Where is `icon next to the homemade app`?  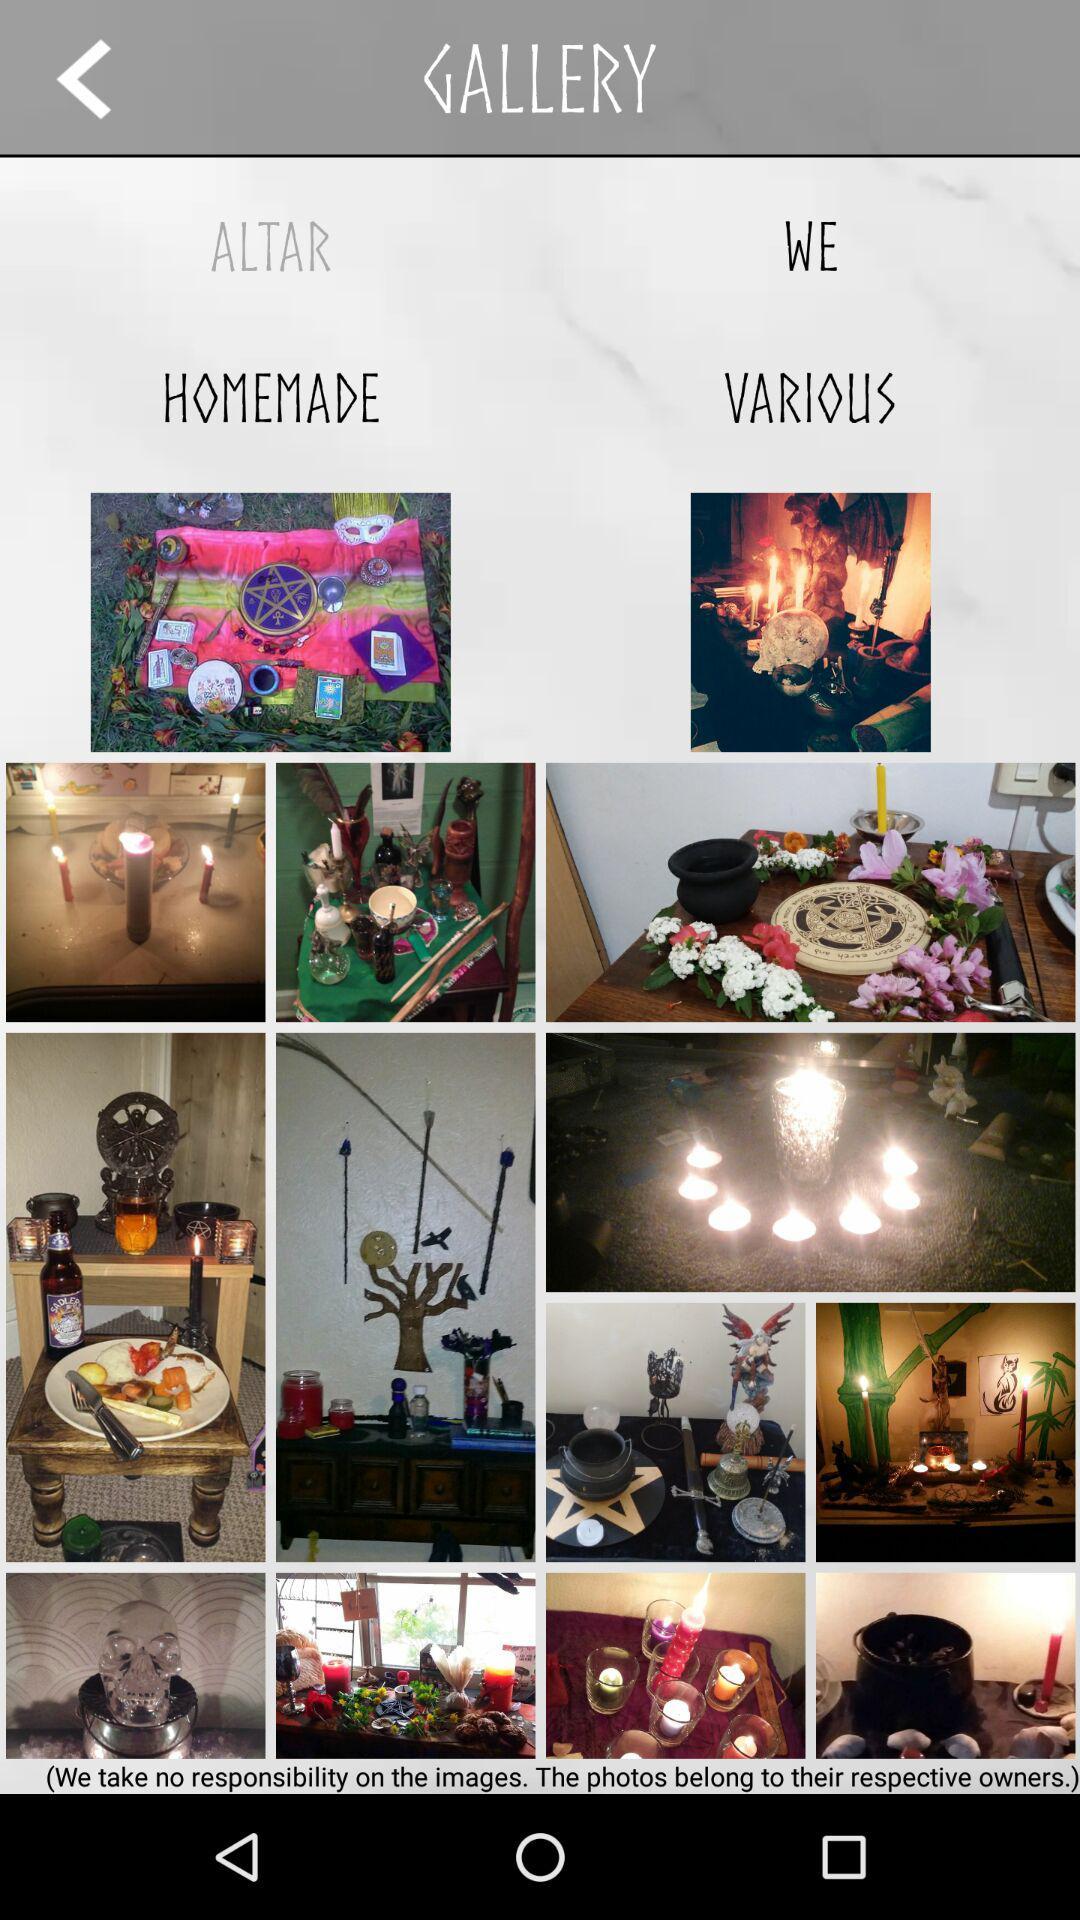 icon next to the homemade app is located at coordinates (810, 397).